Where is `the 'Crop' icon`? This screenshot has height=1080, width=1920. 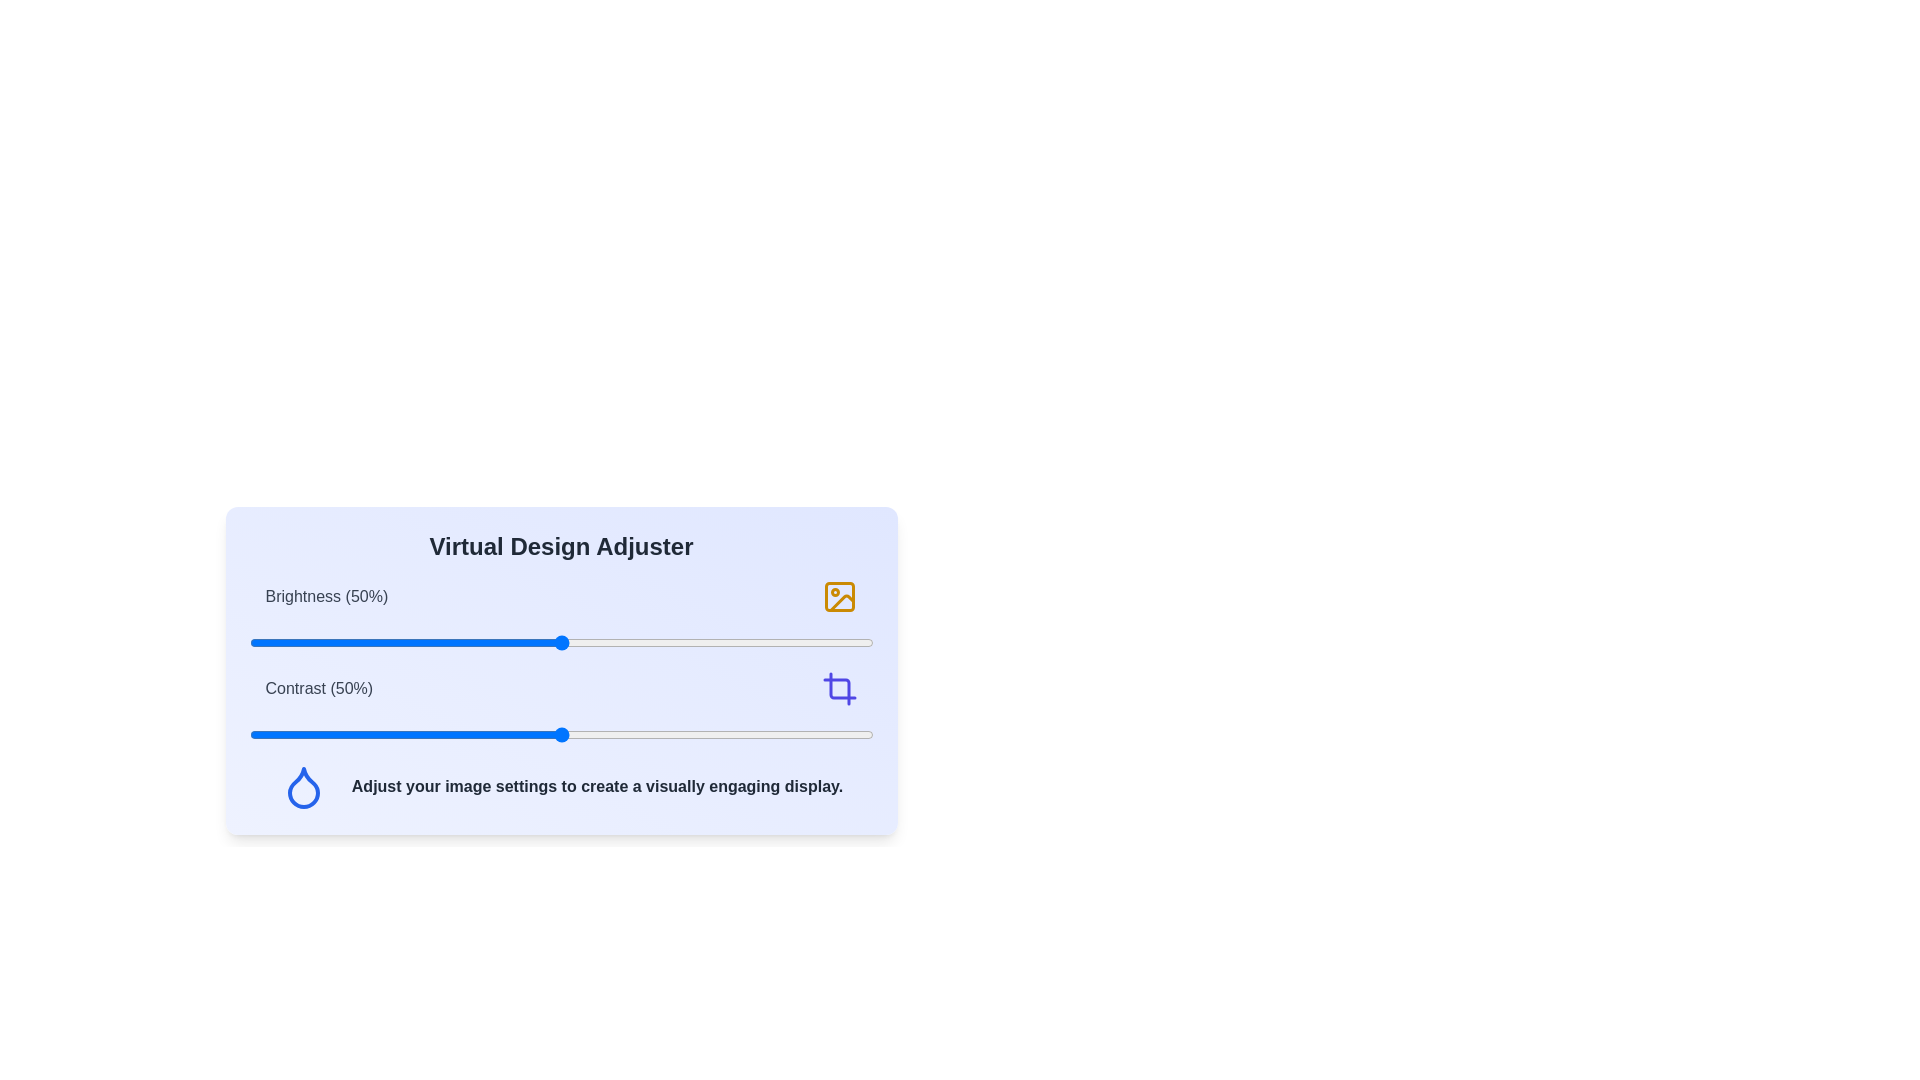 the 'Crop' icon is located at coordinates (839, 688).